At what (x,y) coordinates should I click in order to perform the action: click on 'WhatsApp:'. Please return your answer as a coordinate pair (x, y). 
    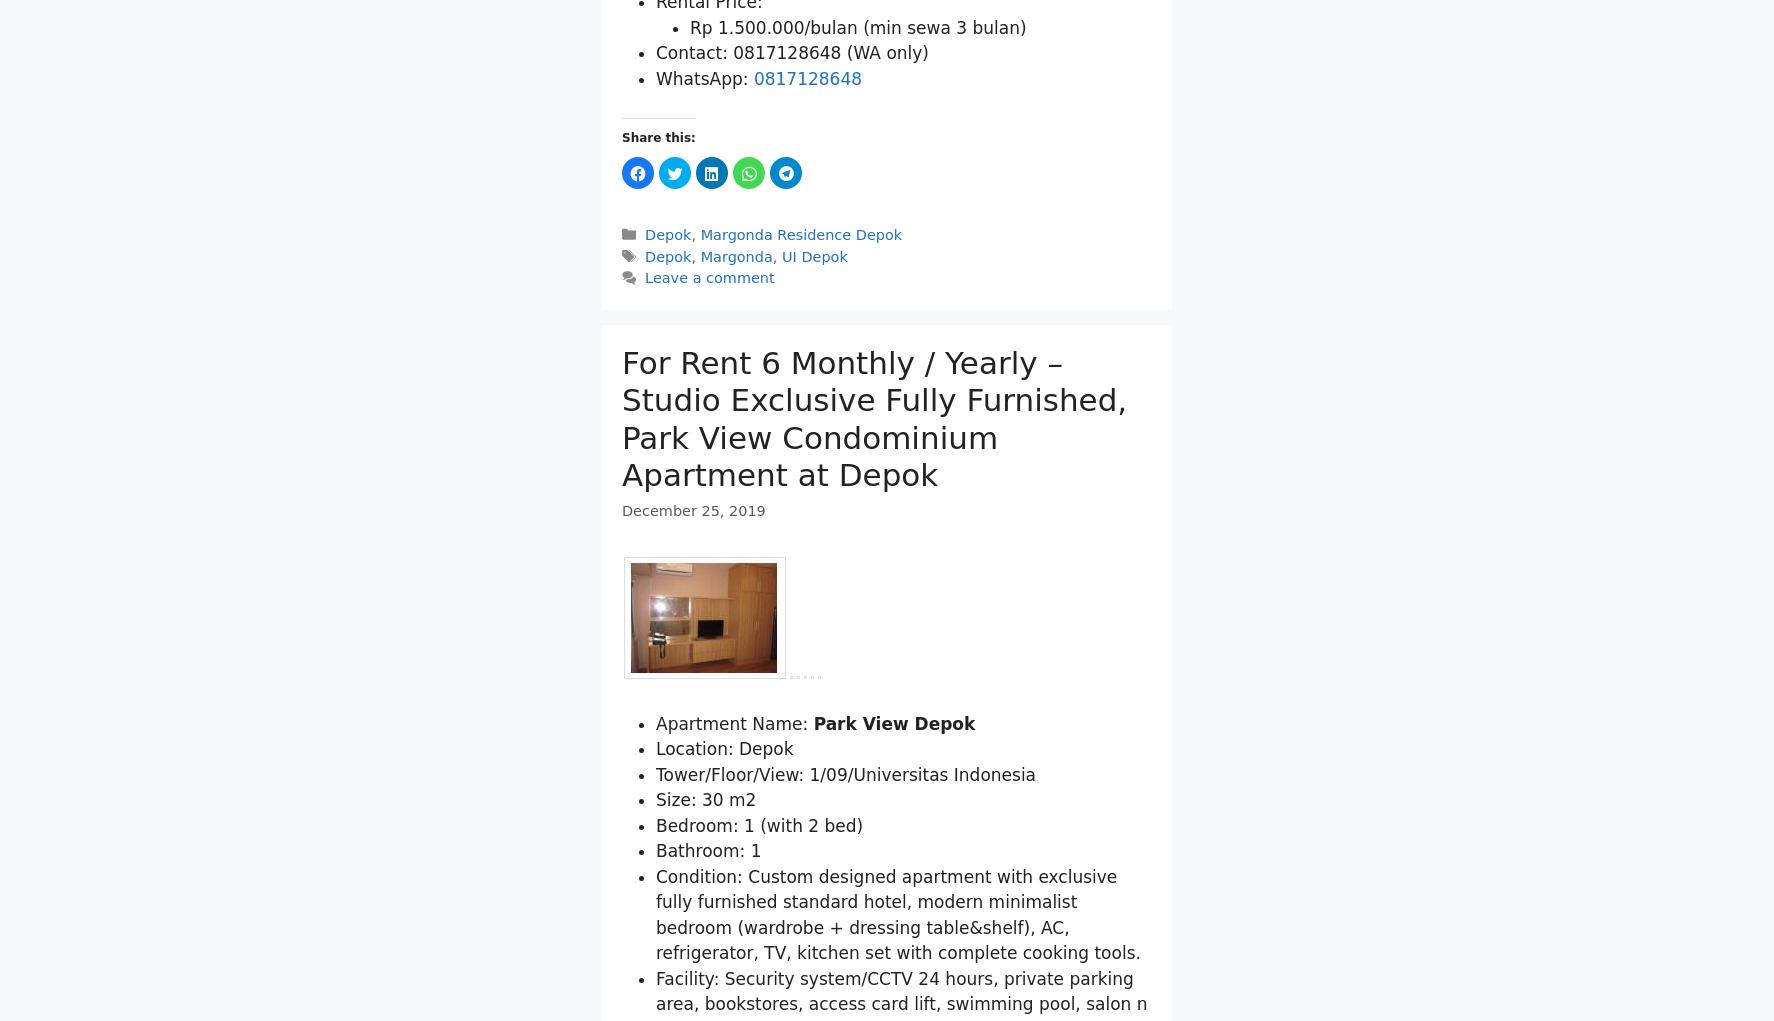
    Looking at the image, I should click on (704, 181).